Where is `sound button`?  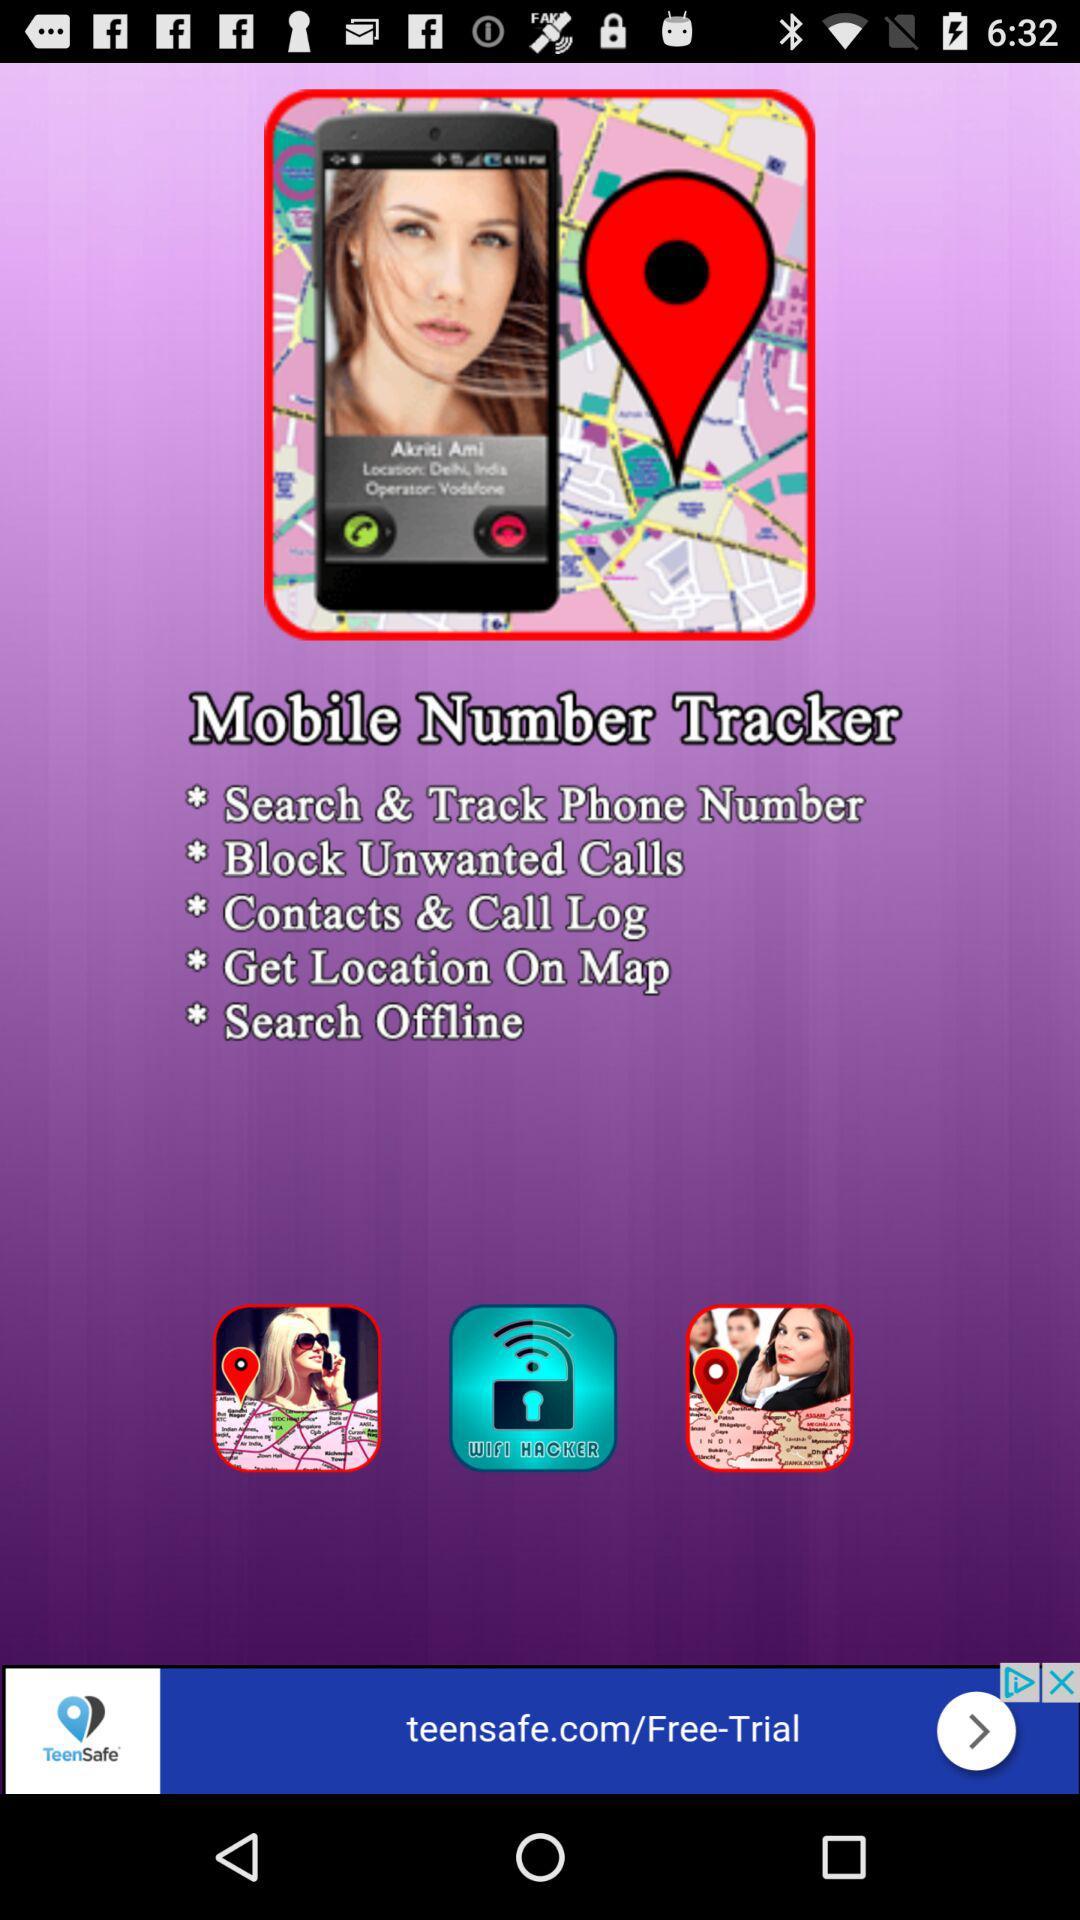 sound button is located at coordinates (538, 1393).